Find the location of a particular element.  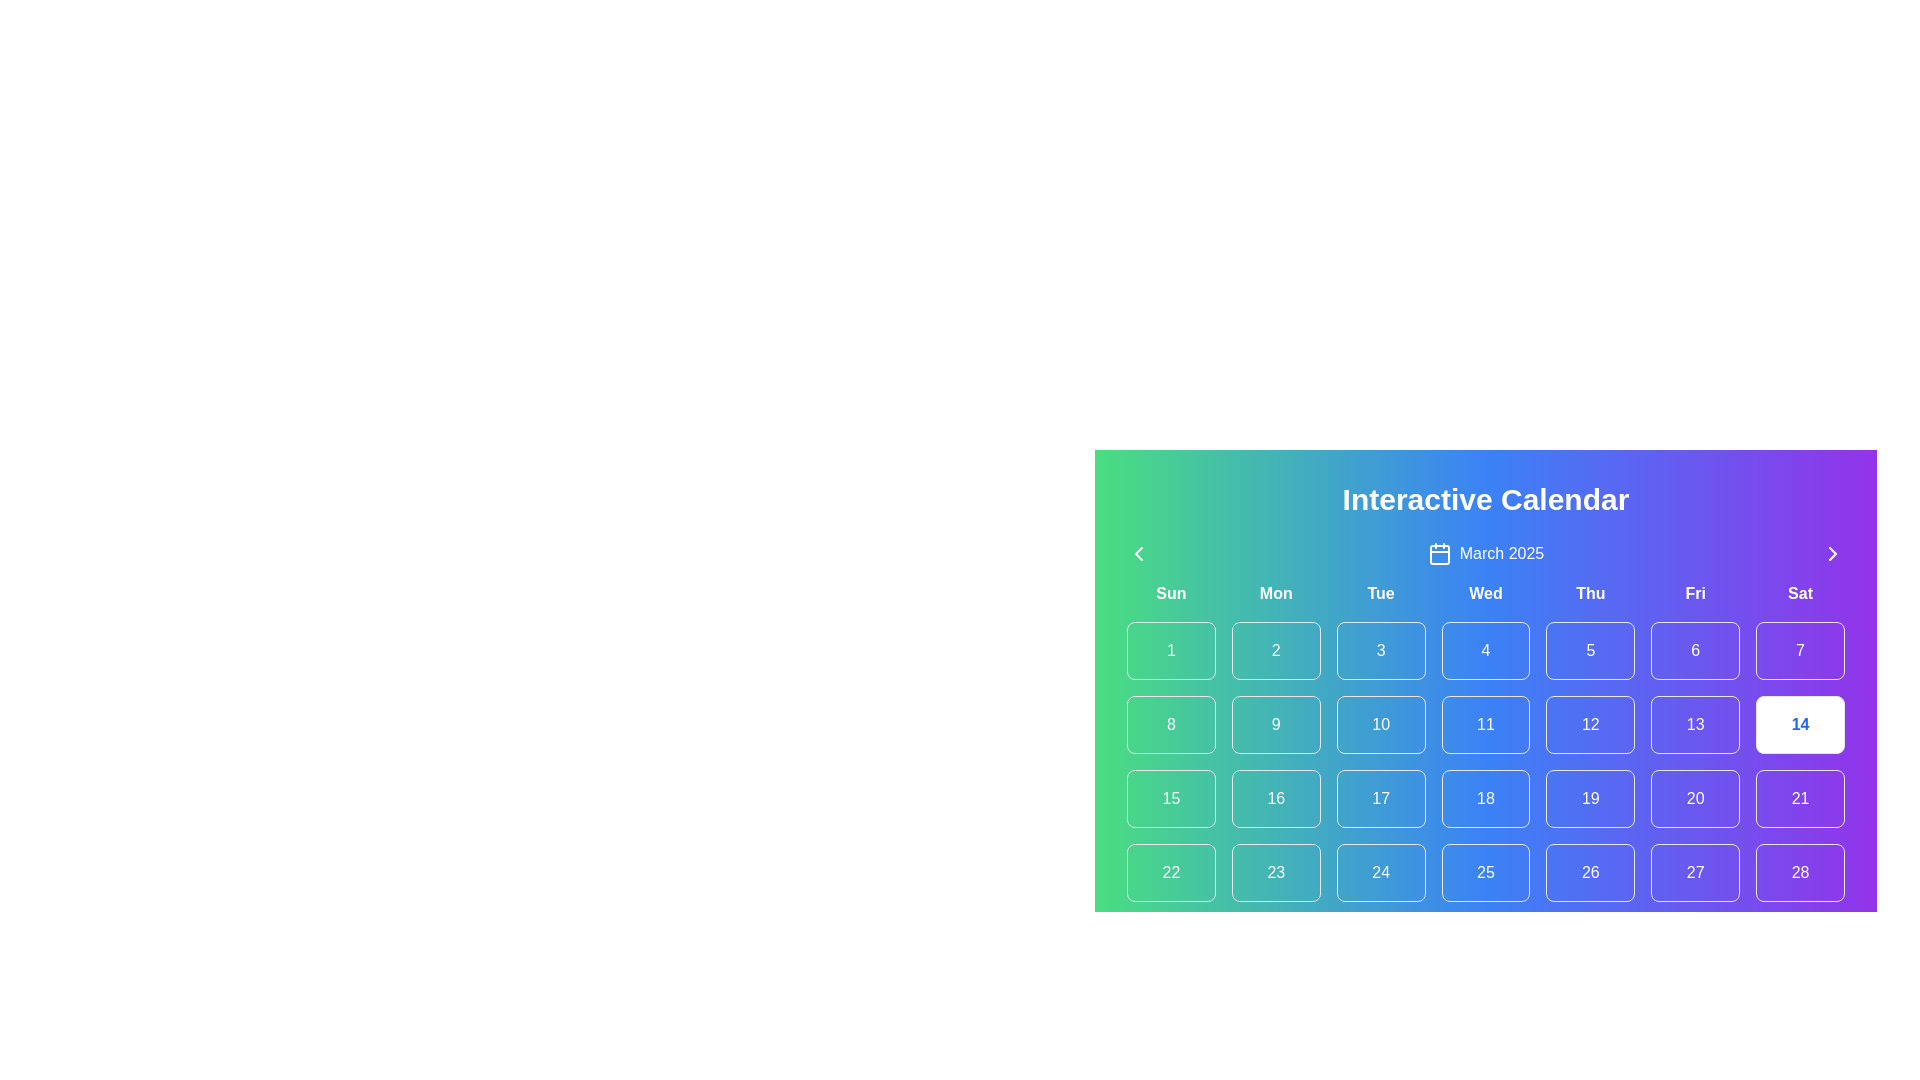

the text label 'Mon' which is bold and positioned in the days of the week row in the calendar interface is located at coordinates (1275, 593).